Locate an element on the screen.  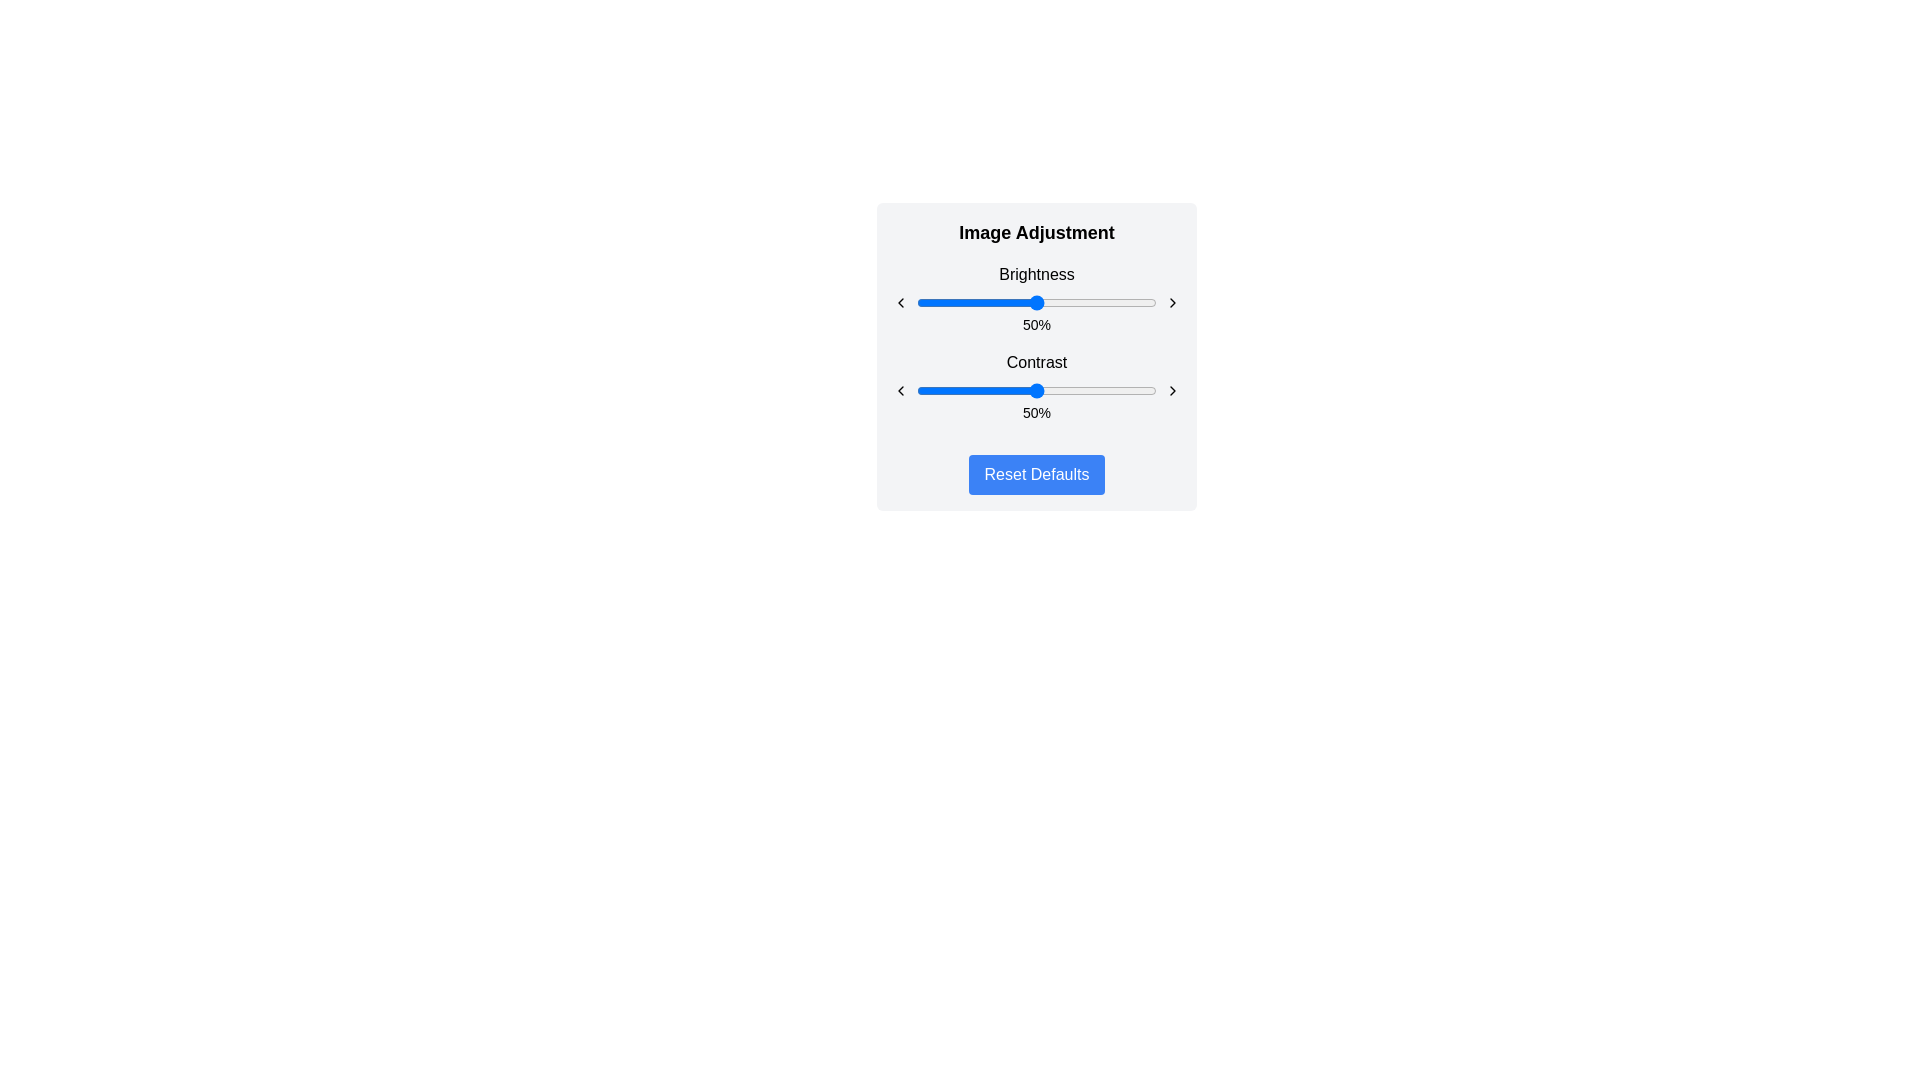
brightness is located at coordinates (1147, 303).